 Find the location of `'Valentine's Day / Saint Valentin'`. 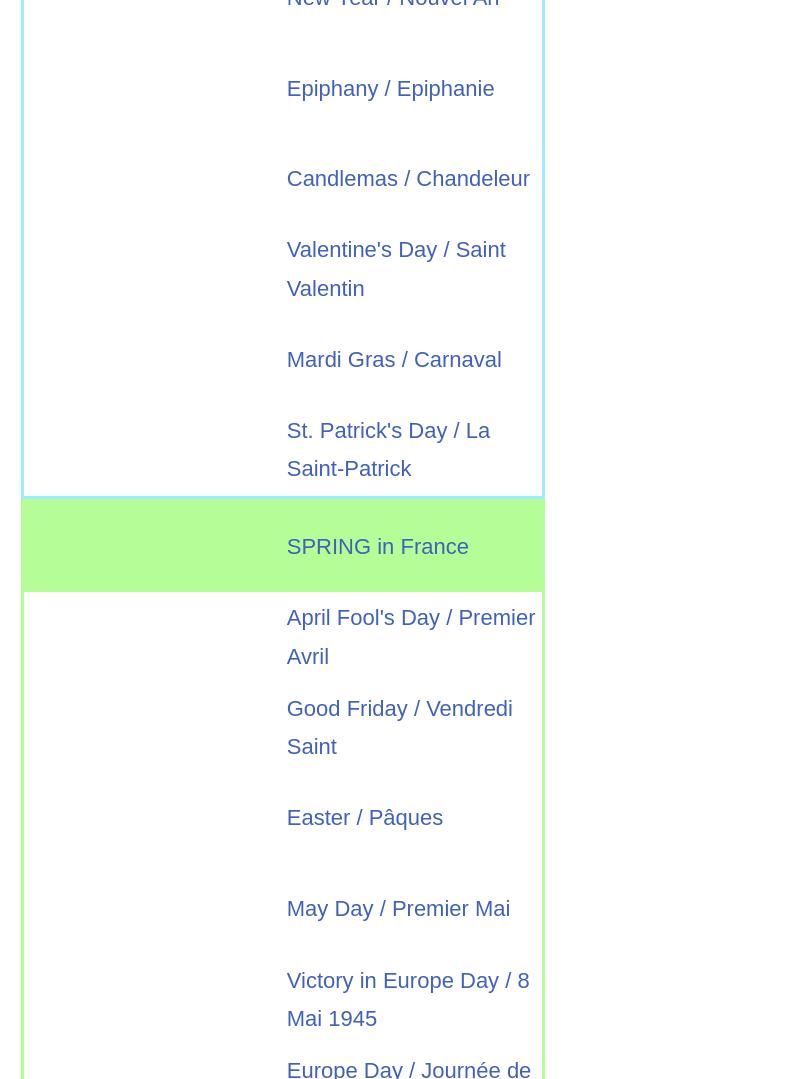

'Valentine's Day / Saint Valentin' is located at coordinates (394, 268).